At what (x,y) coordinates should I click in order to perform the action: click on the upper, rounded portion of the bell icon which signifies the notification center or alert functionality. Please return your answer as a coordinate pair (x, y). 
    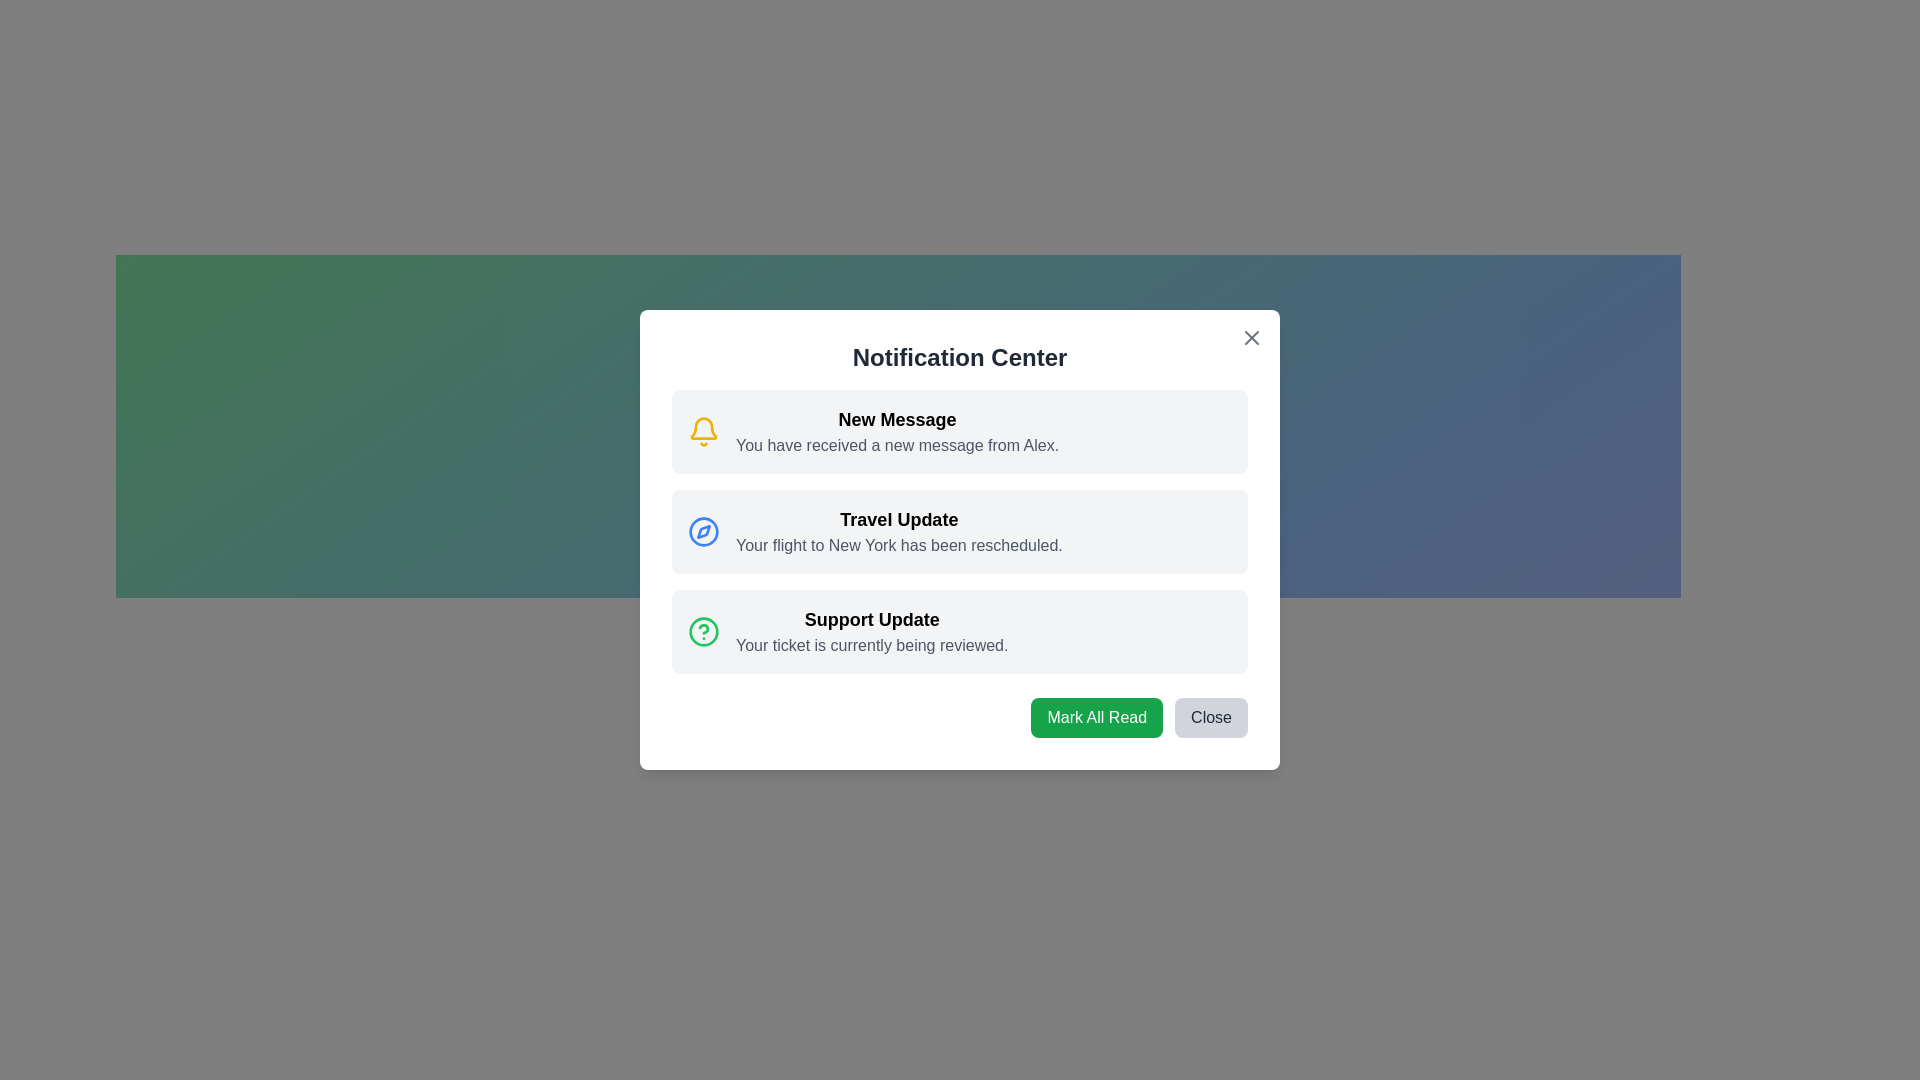
    Looking at the image, I should click on (704, 427).